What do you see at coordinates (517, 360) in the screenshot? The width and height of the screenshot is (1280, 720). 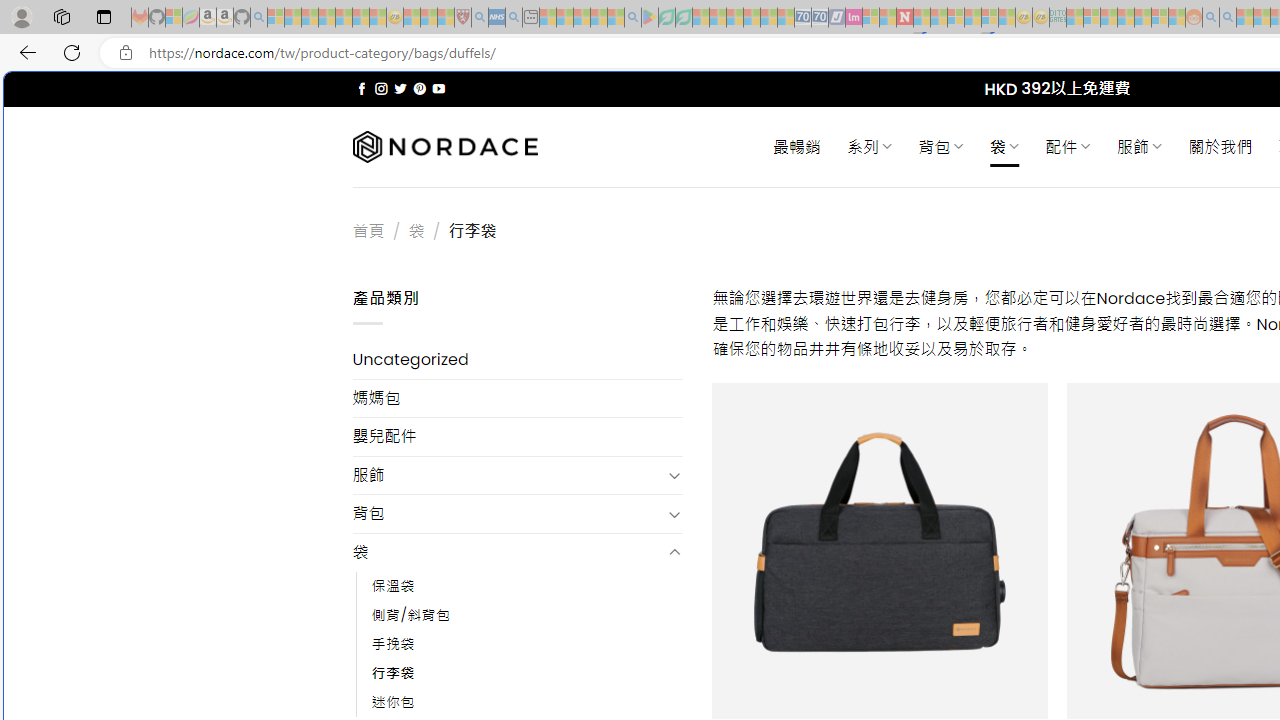 I see `'Uncategorized'` at bounding box center [517, 360].